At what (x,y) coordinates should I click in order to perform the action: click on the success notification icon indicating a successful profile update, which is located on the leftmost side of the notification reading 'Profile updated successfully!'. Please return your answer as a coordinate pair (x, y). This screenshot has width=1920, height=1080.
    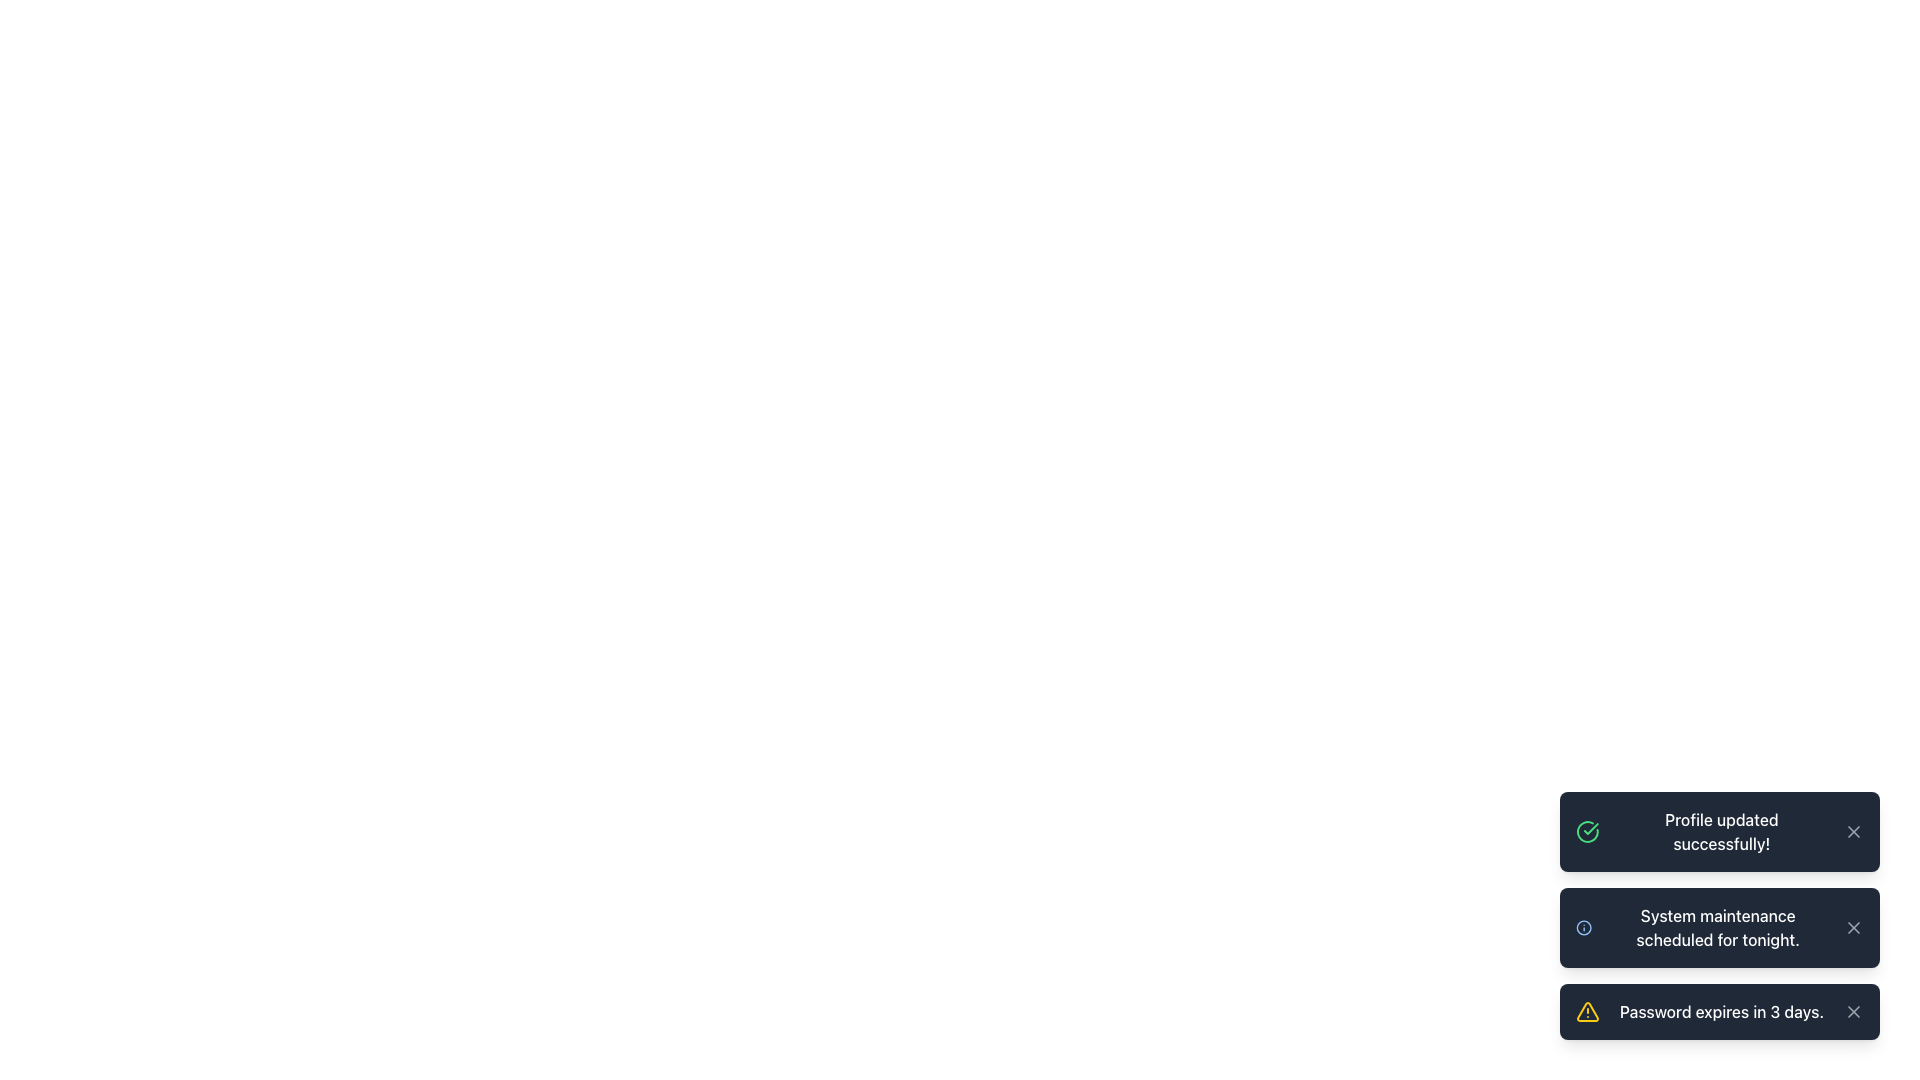
    Looking at the image, I should click on (1586, 832).